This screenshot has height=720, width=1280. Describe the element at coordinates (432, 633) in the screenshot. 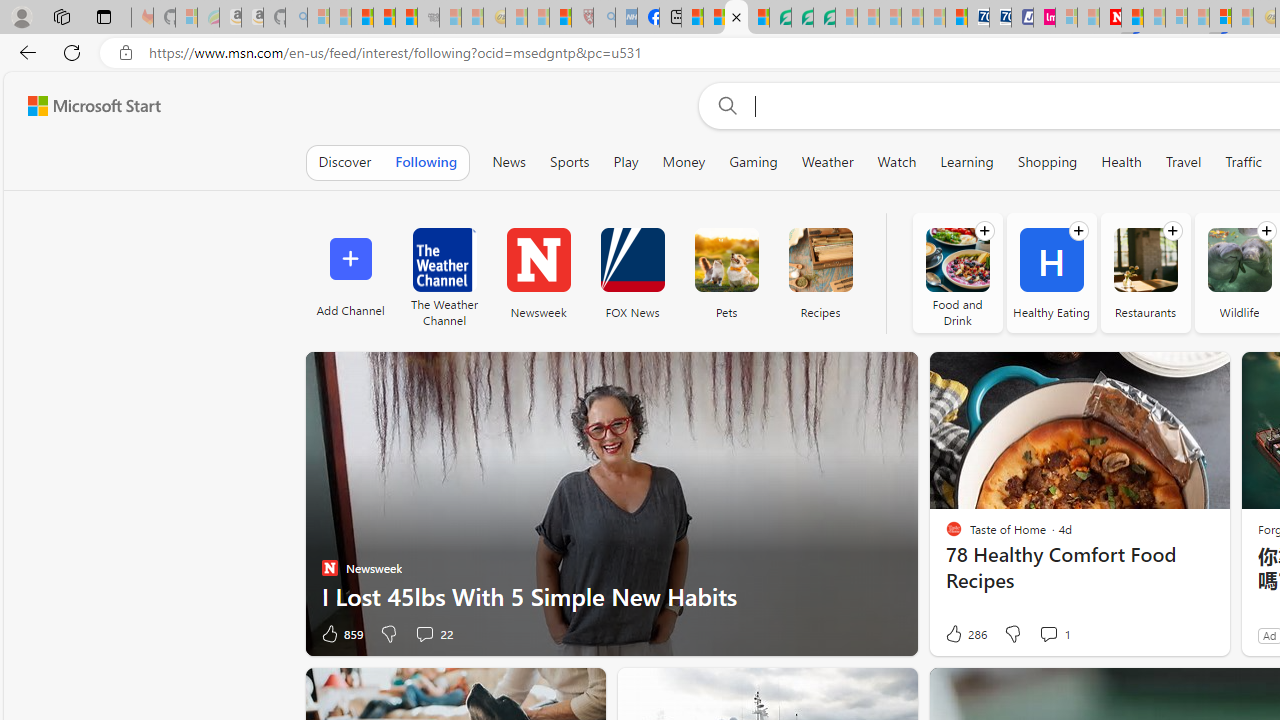

I see `'View comments 22 Comment'` at that location.